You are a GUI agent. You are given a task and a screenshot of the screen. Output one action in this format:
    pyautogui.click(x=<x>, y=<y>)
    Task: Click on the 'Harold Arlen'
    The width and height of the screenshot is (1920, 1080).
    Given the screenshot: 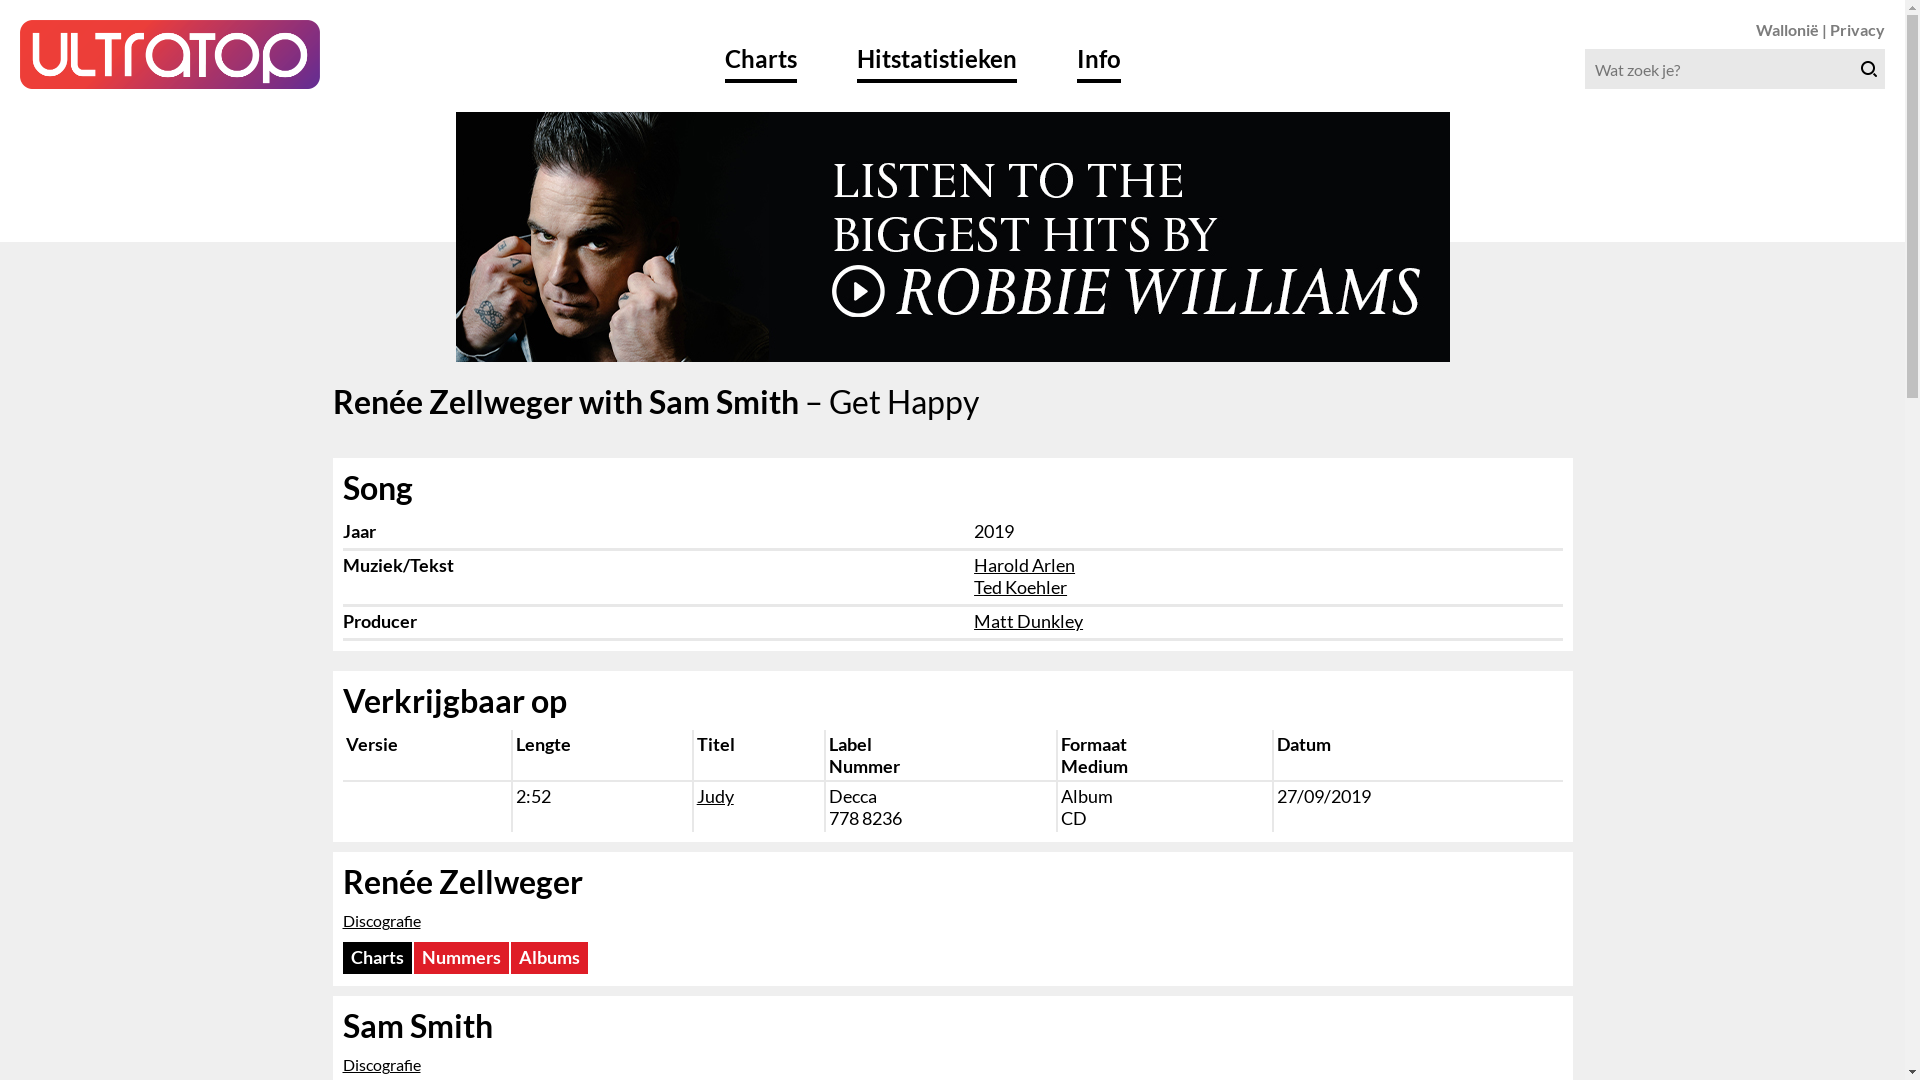 What is the action you would take?
    pyautogui.click(x=1024, y=564)
    